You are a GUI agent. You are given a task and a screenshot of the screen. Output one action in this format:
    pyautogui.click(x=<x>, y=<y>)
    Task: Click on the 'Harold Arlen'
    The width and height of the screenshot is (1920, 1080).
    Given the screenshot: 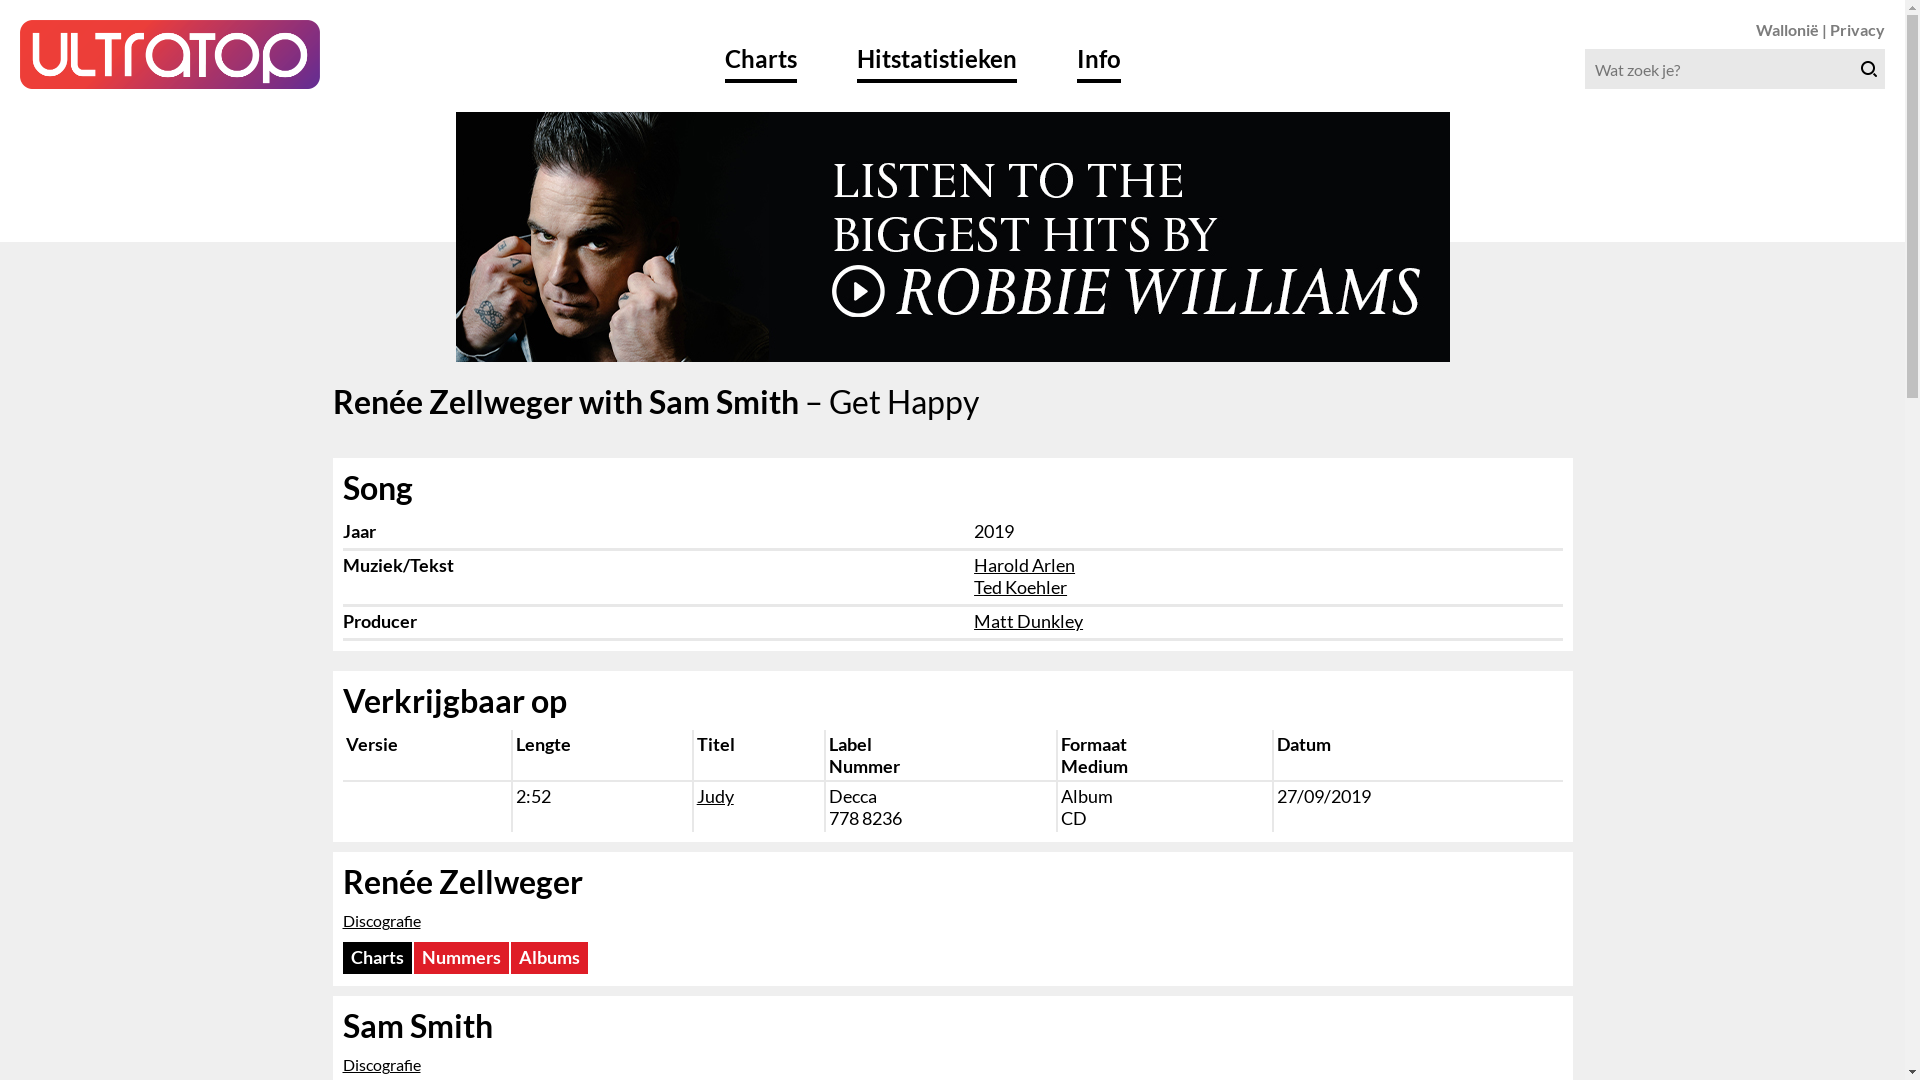 What is the action you would take?
    pyautogui.click(x=1024, y=564)
    